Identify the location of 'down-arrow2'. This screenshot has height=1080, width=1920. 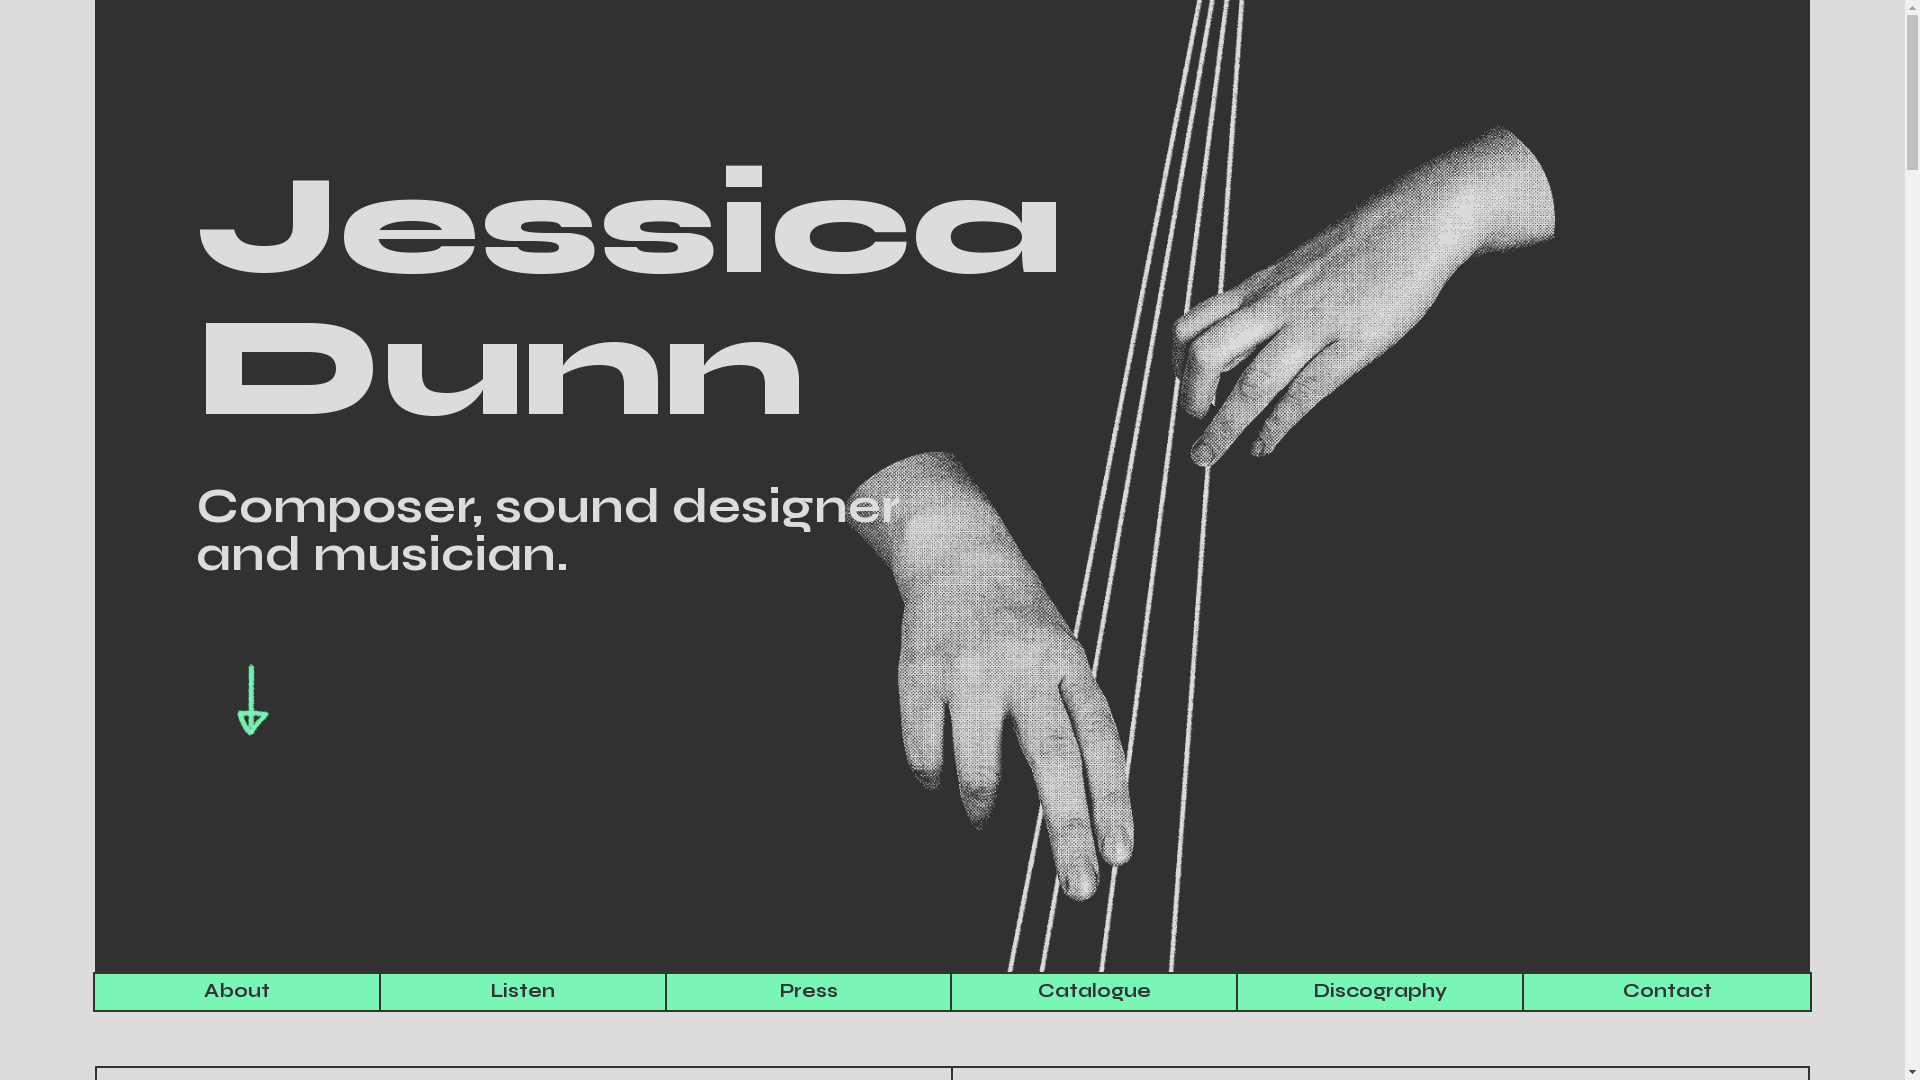
(252, 700).